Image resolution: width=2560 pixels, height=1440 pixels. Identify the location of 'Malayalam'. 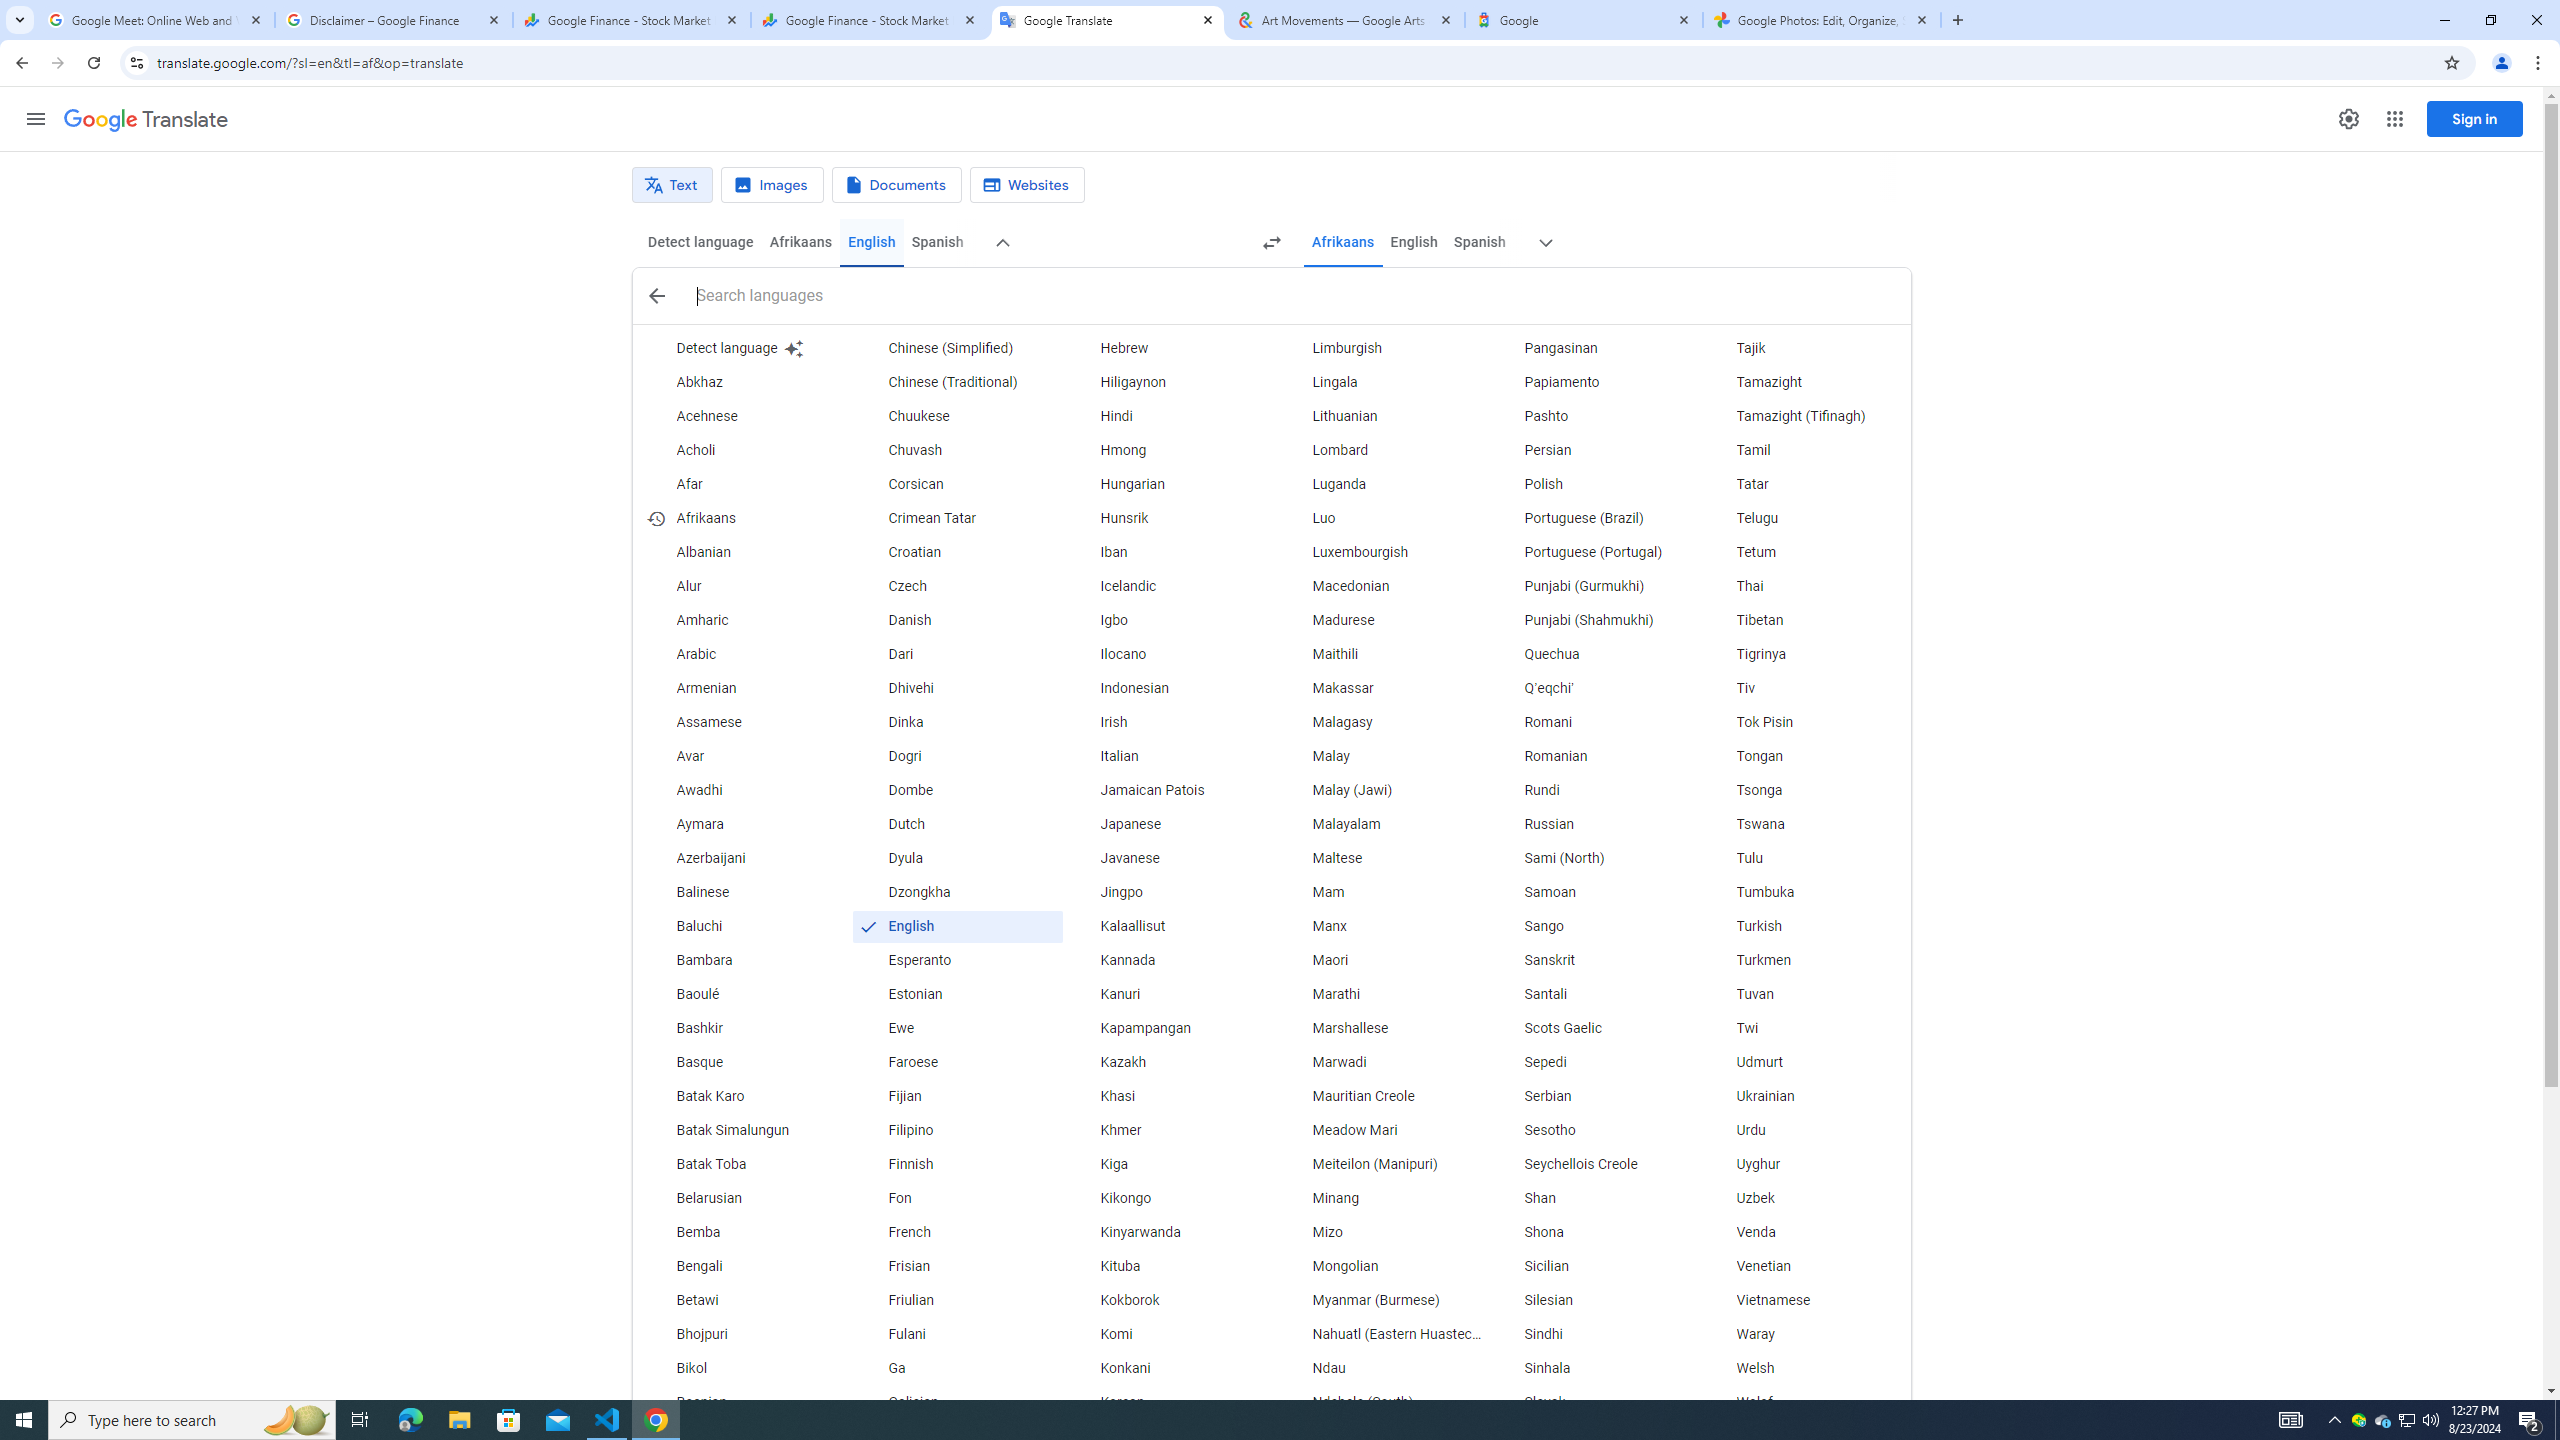
(1381, 824).